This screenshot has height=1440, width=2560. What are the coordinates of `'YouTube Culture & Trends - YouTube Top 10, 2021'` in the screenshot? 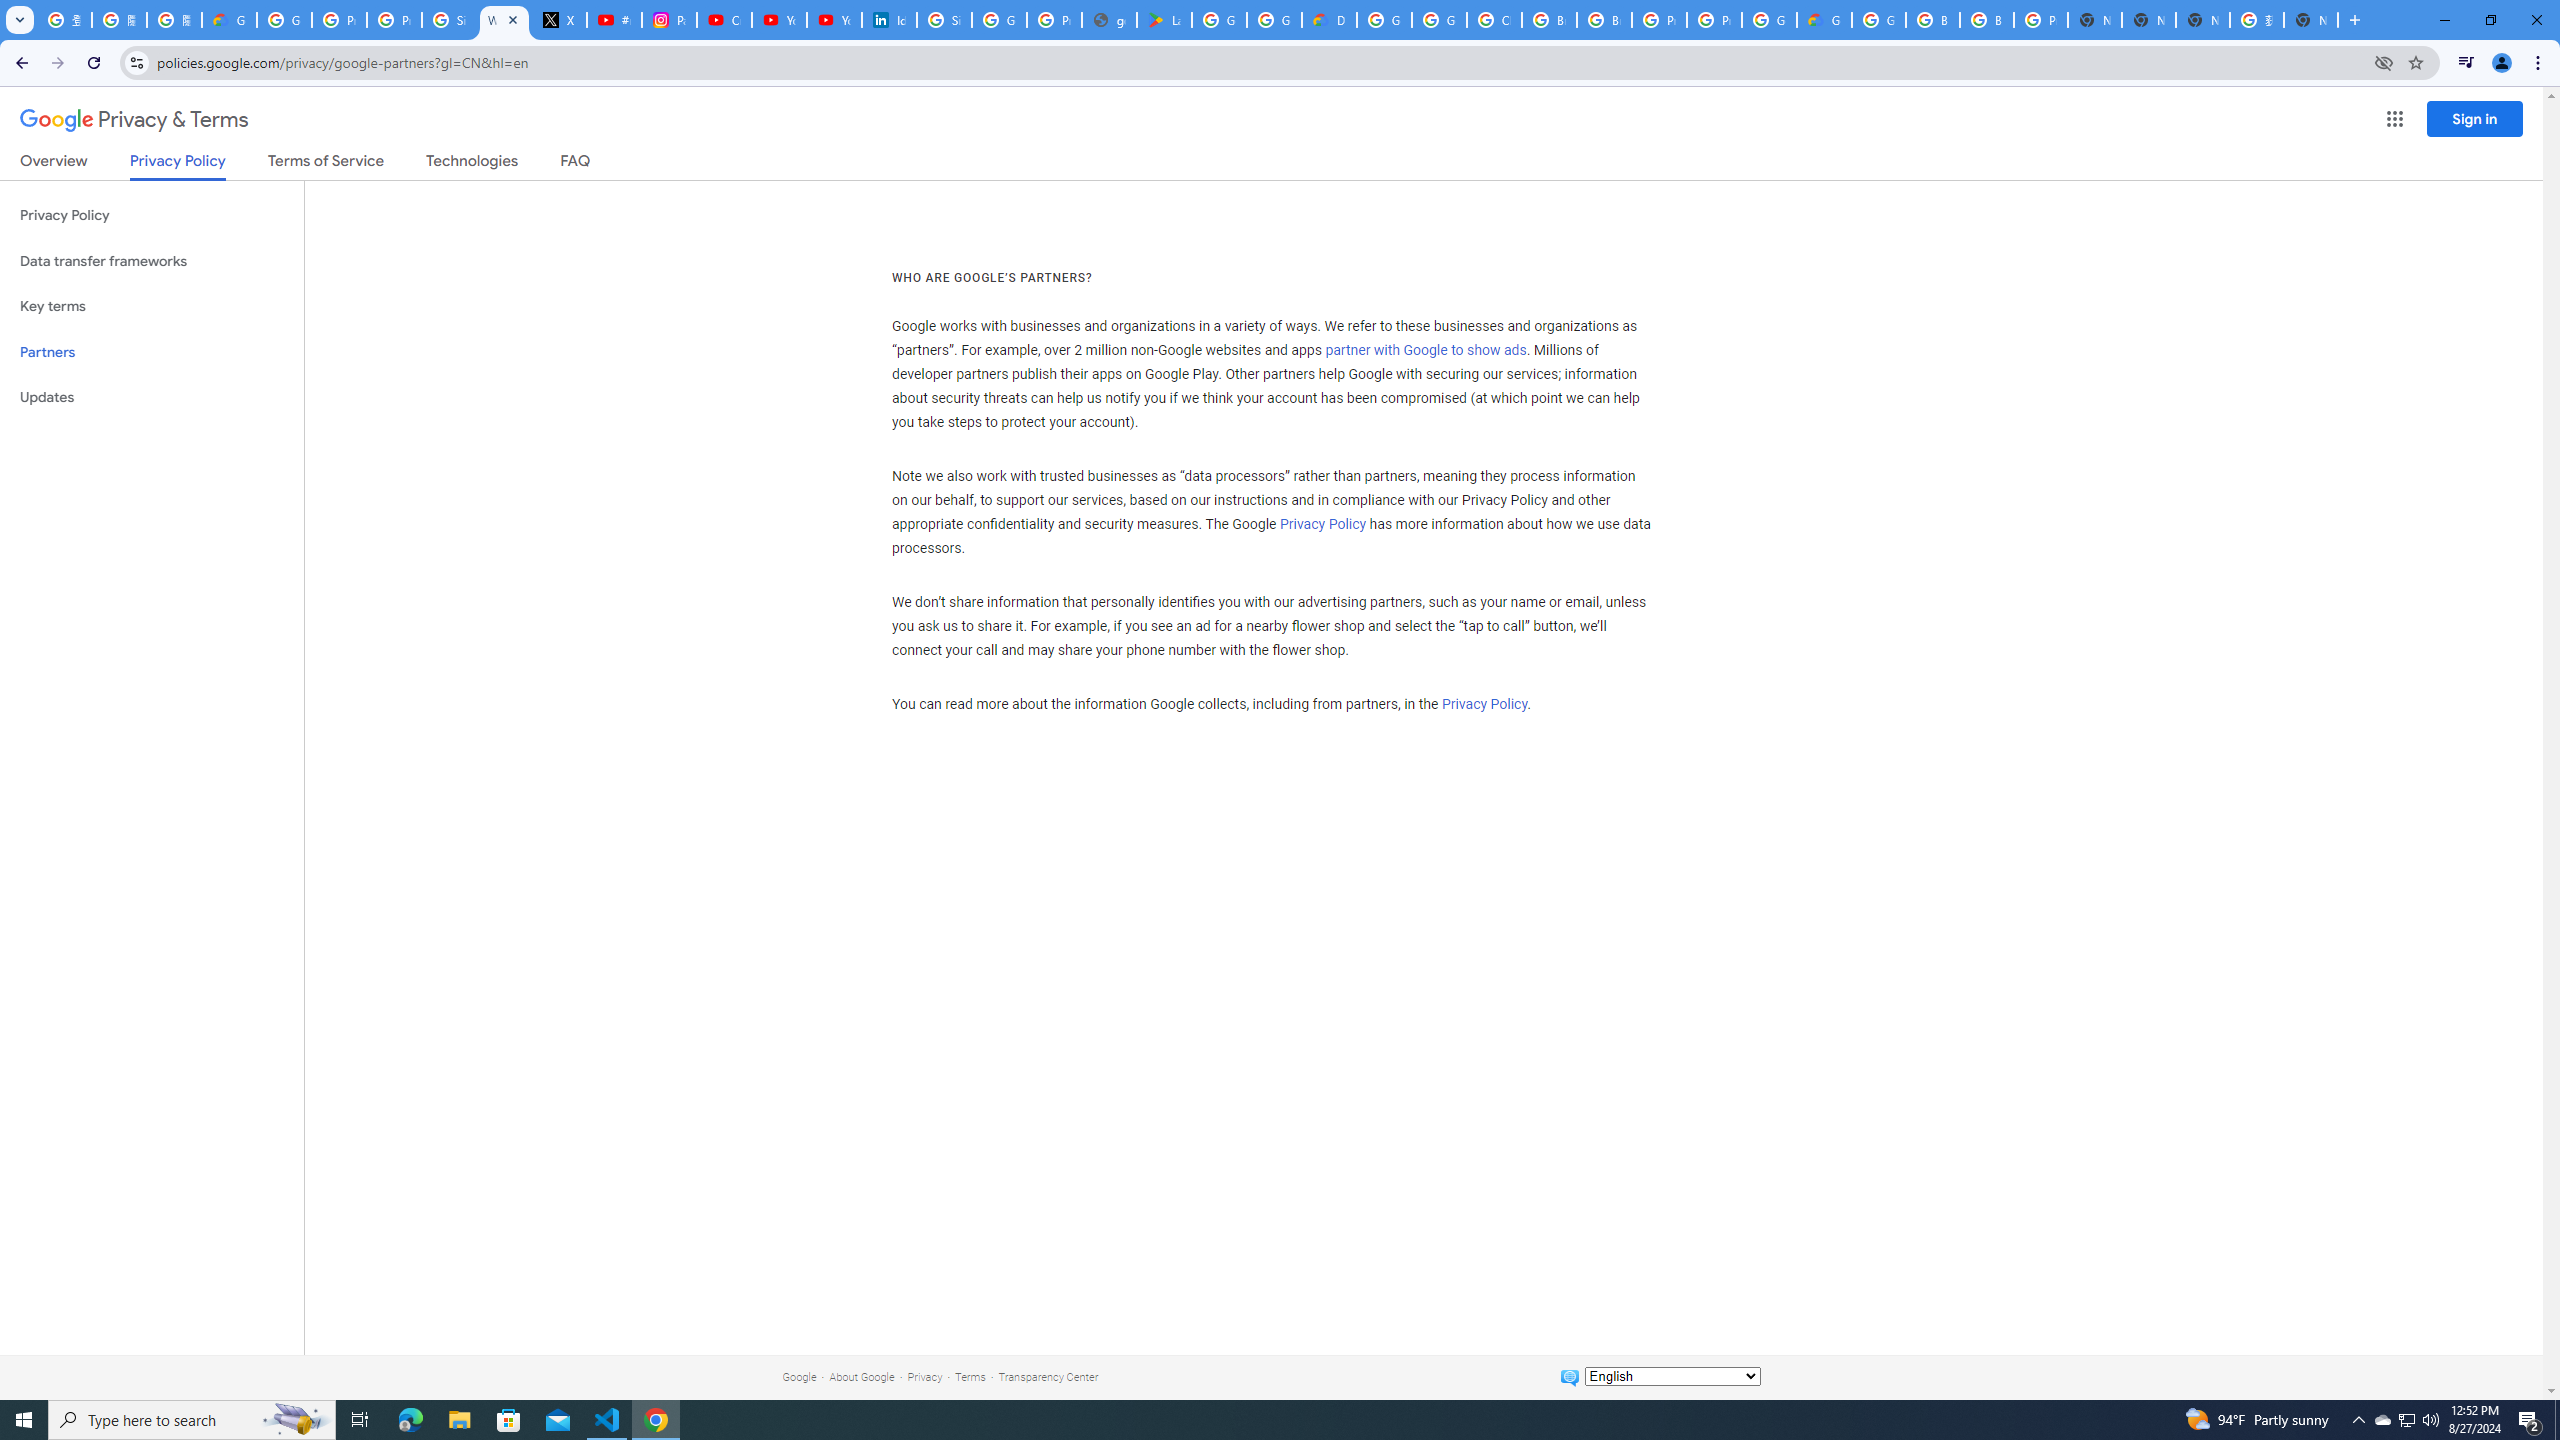 It's located at (833, 19).